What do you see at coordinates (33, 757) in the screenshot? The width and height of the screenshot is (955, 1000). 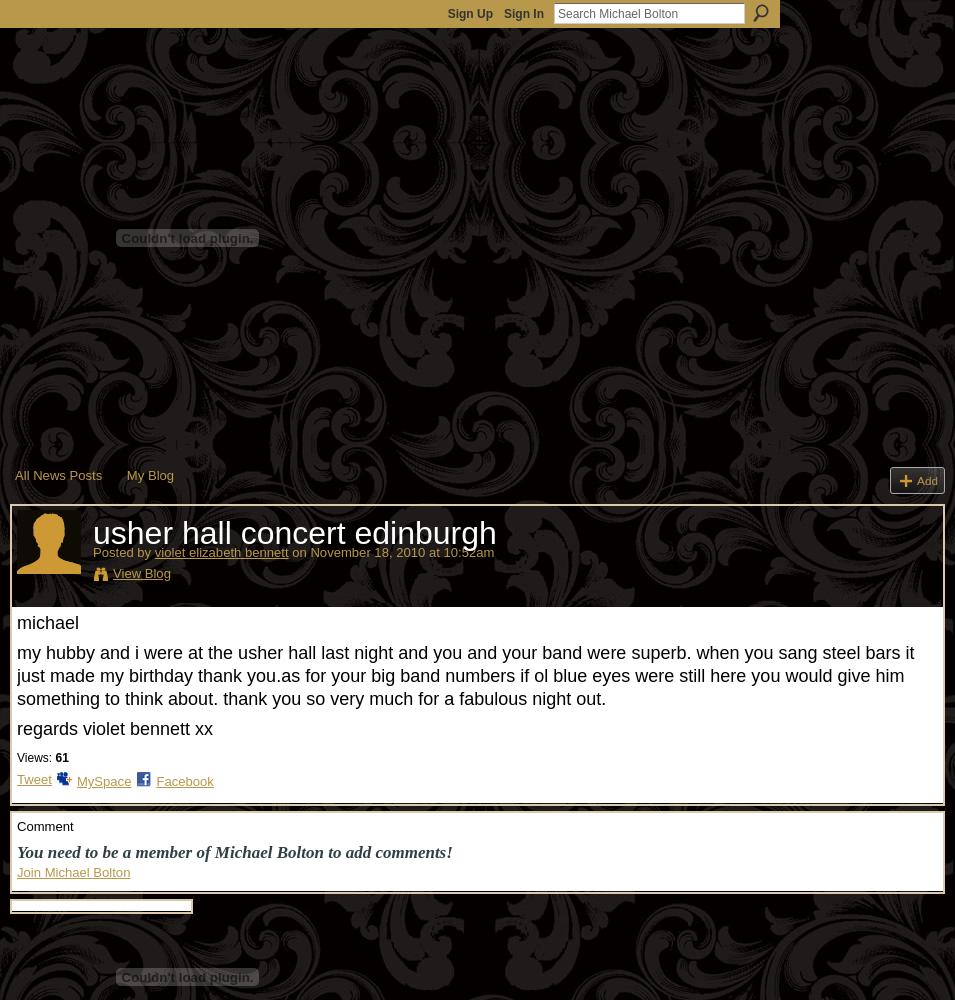 I see `'Views:'` at bounding box center [33, 757].